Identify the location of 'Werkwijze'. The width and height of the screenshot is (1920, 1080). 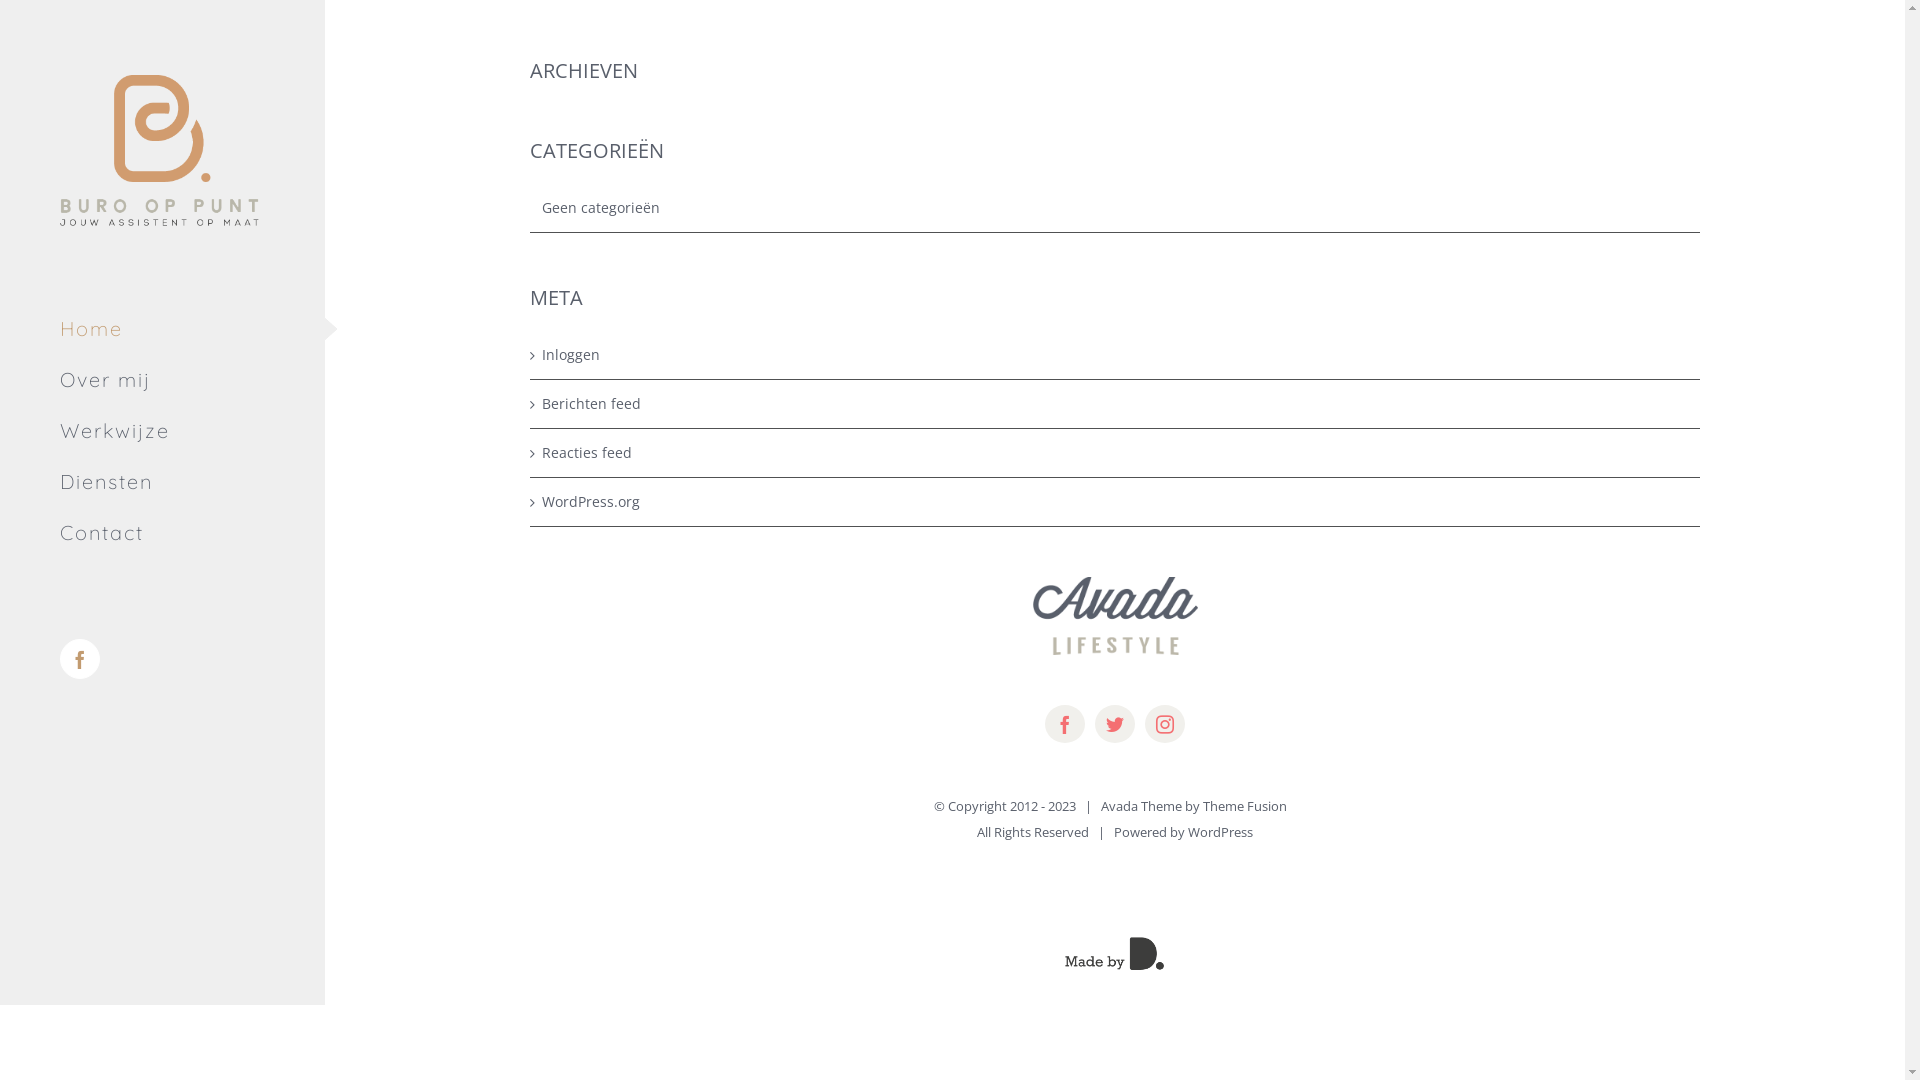
(162, 430).